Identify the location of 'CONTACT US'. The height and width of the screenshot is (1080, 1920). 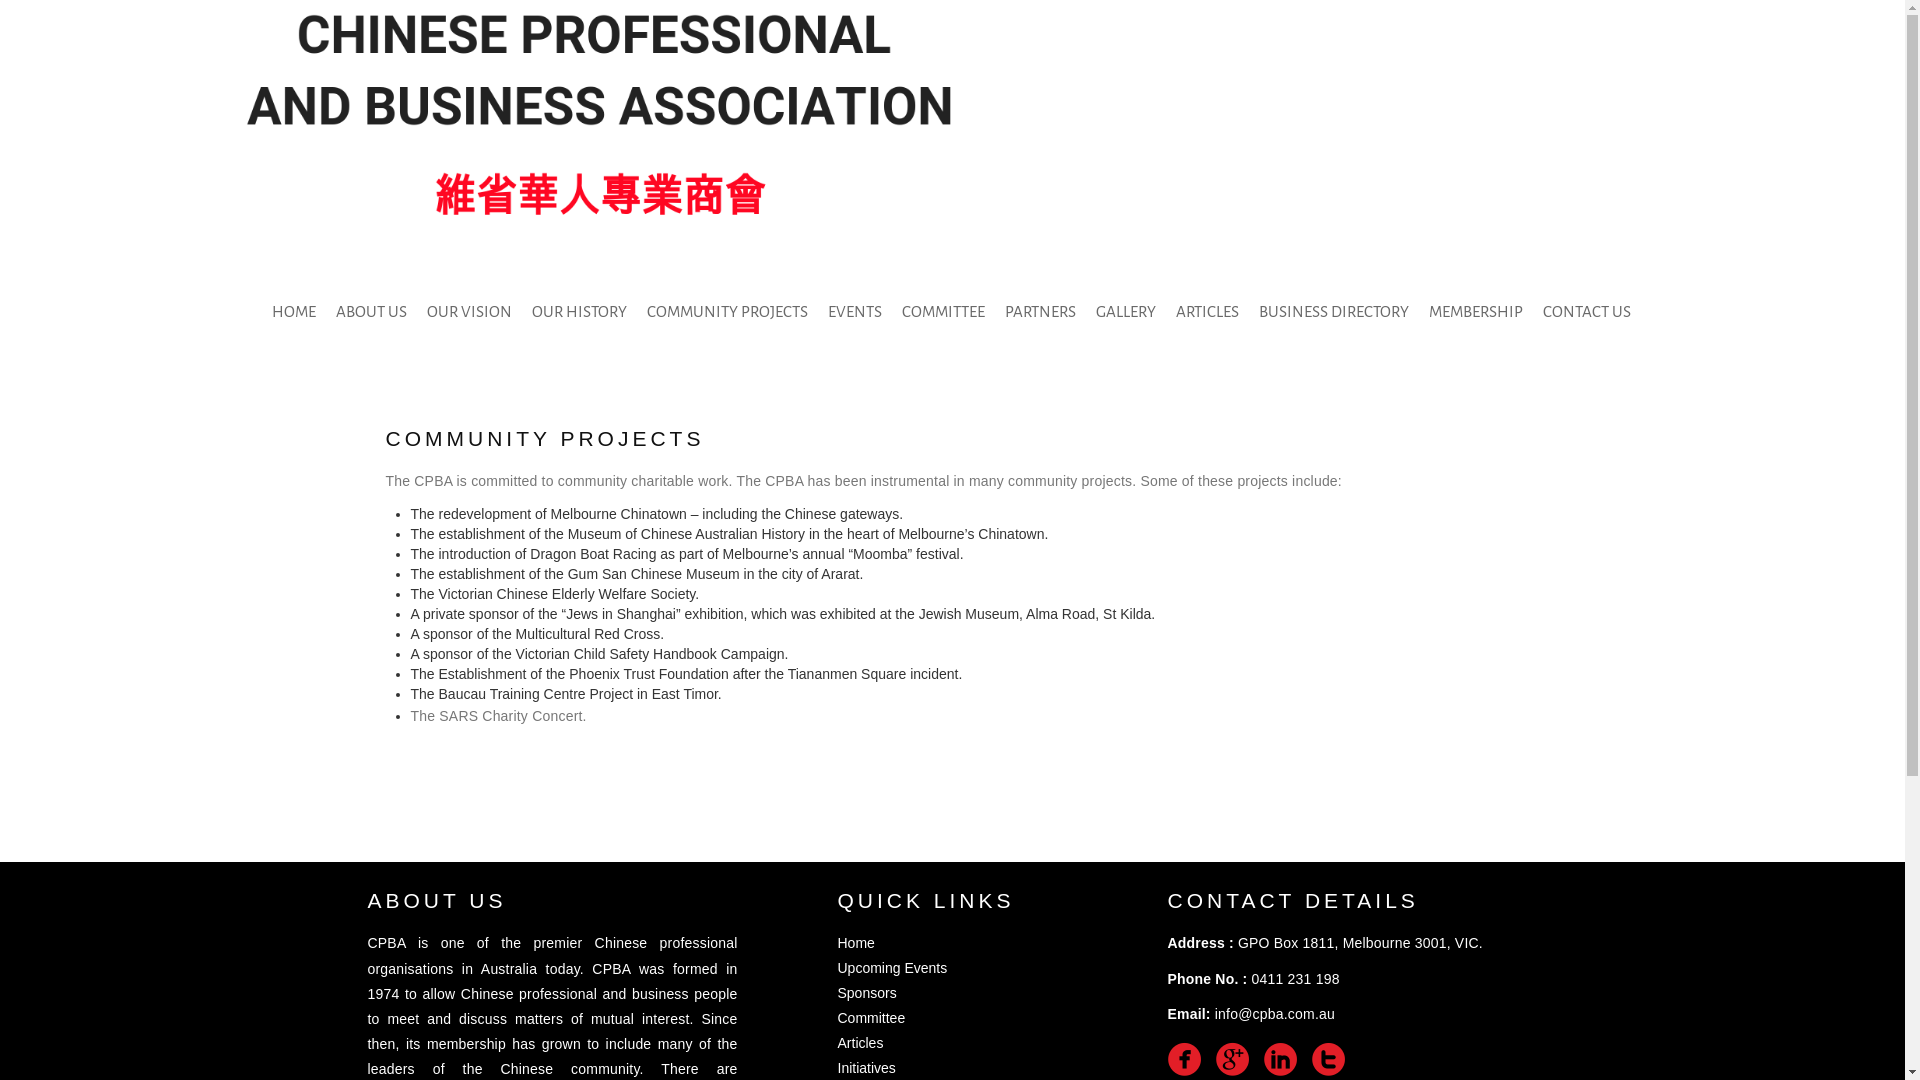
(1586, 312).